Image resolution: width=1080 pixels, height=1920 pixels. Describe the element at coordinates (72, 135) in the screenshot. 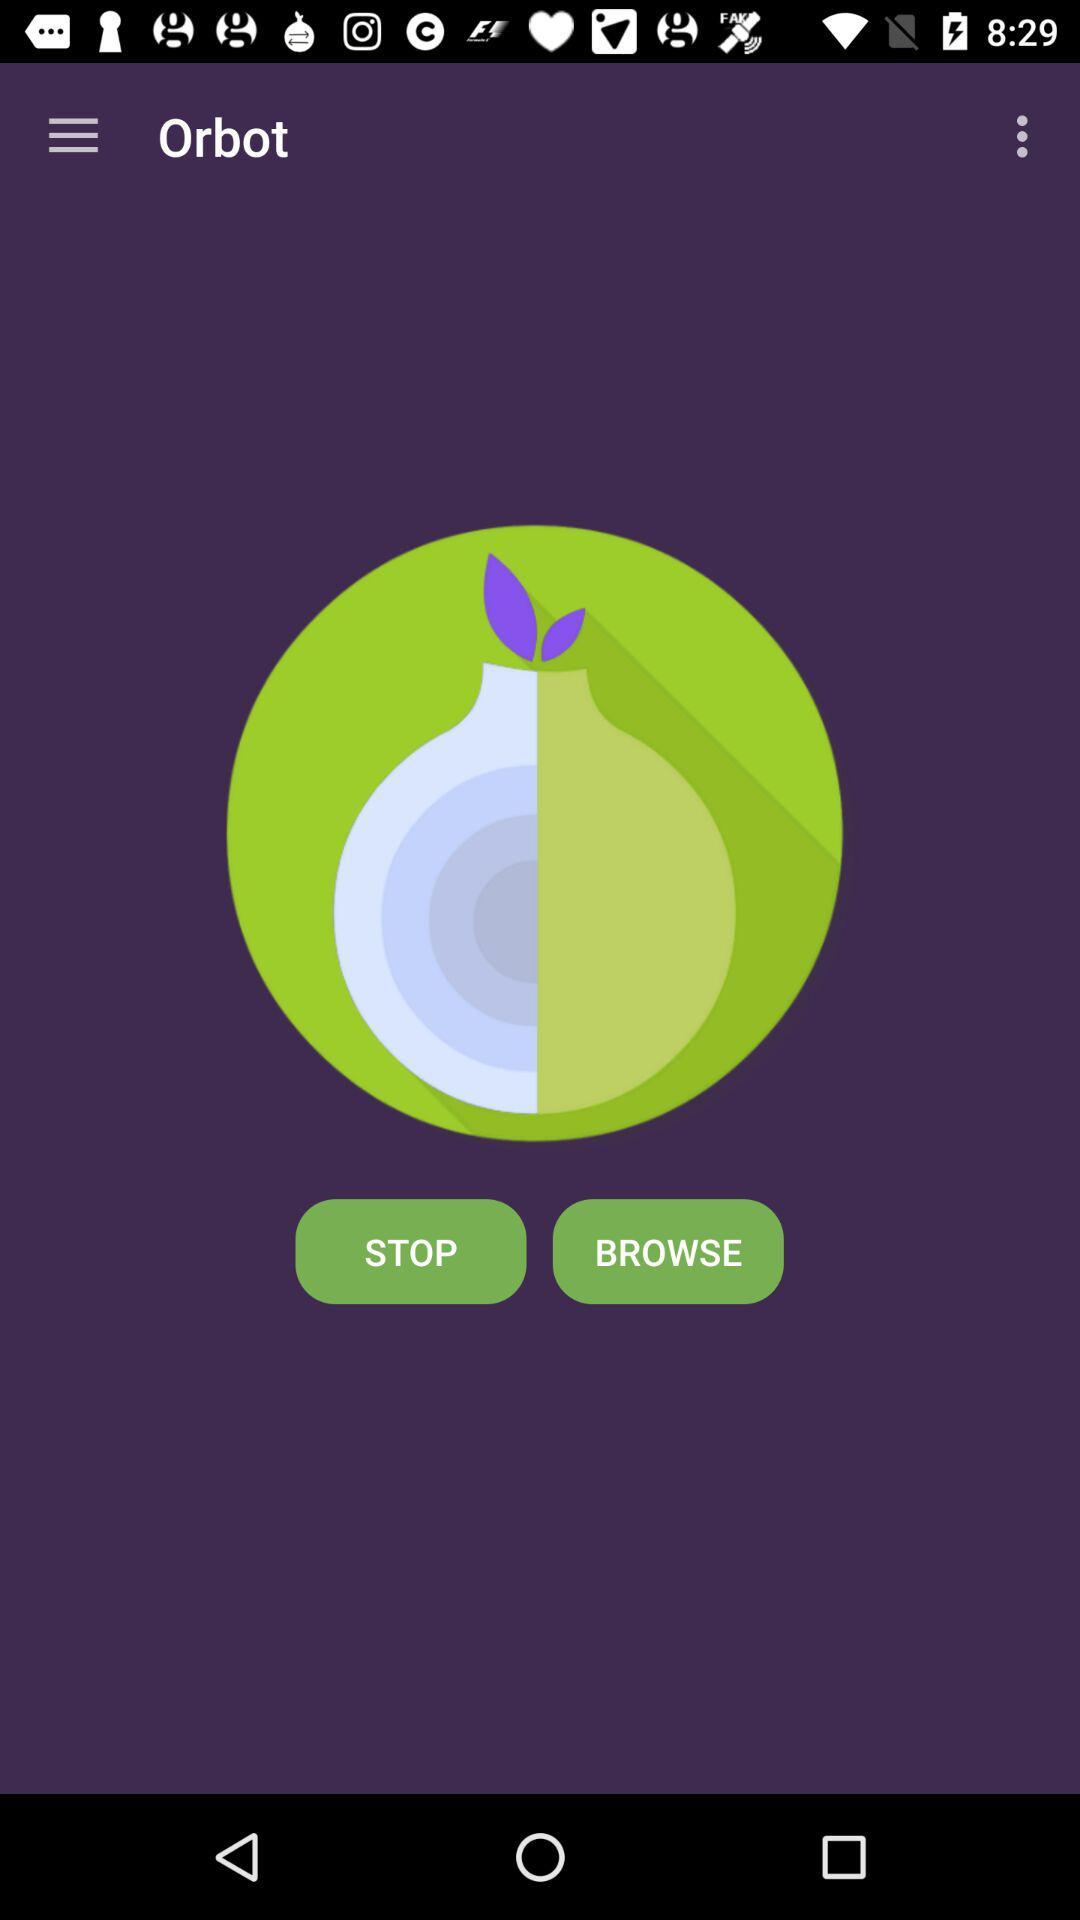

I see `the app to the left of the orbot app` at that location.